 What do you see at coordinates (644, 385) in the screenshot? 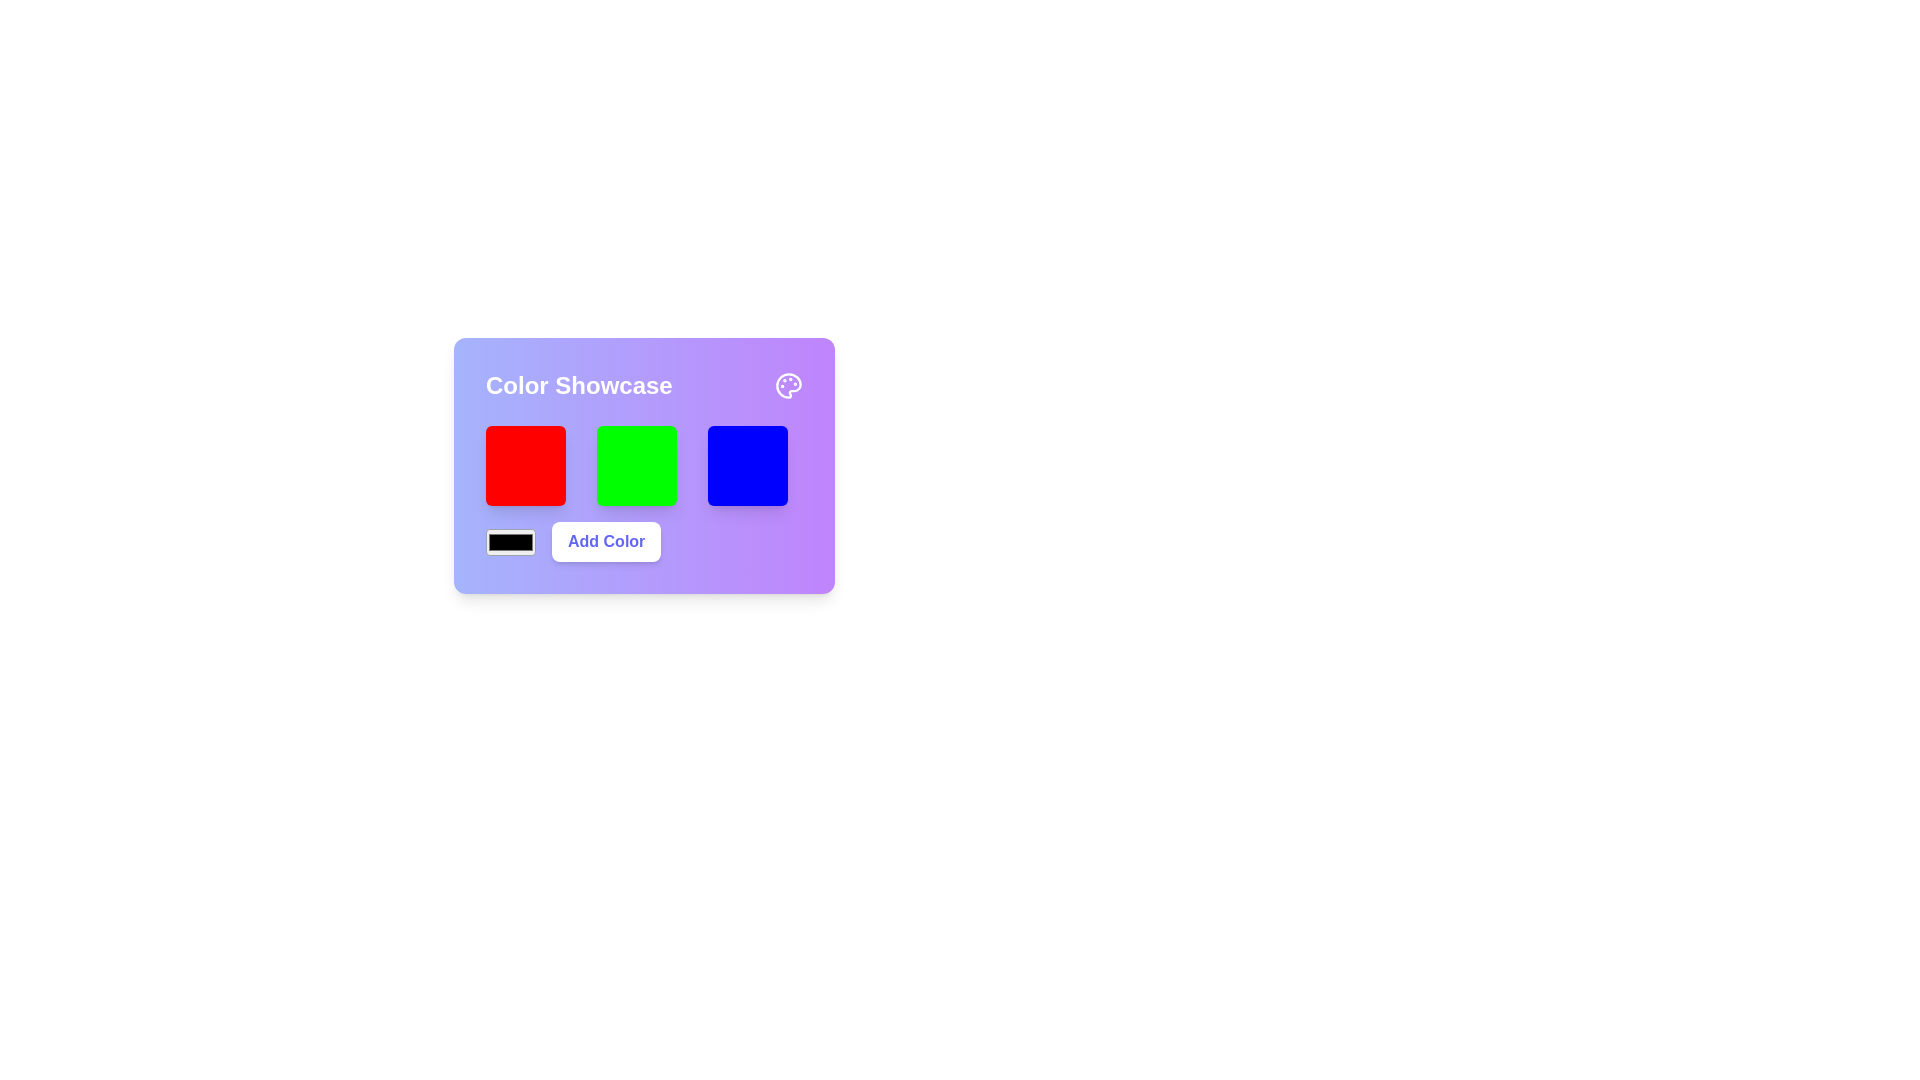
I see `the 'Color Showcase' text header with palette icon, which is located at the top section of a rounded panel with a gradient background` at bounding box center [644, 385].